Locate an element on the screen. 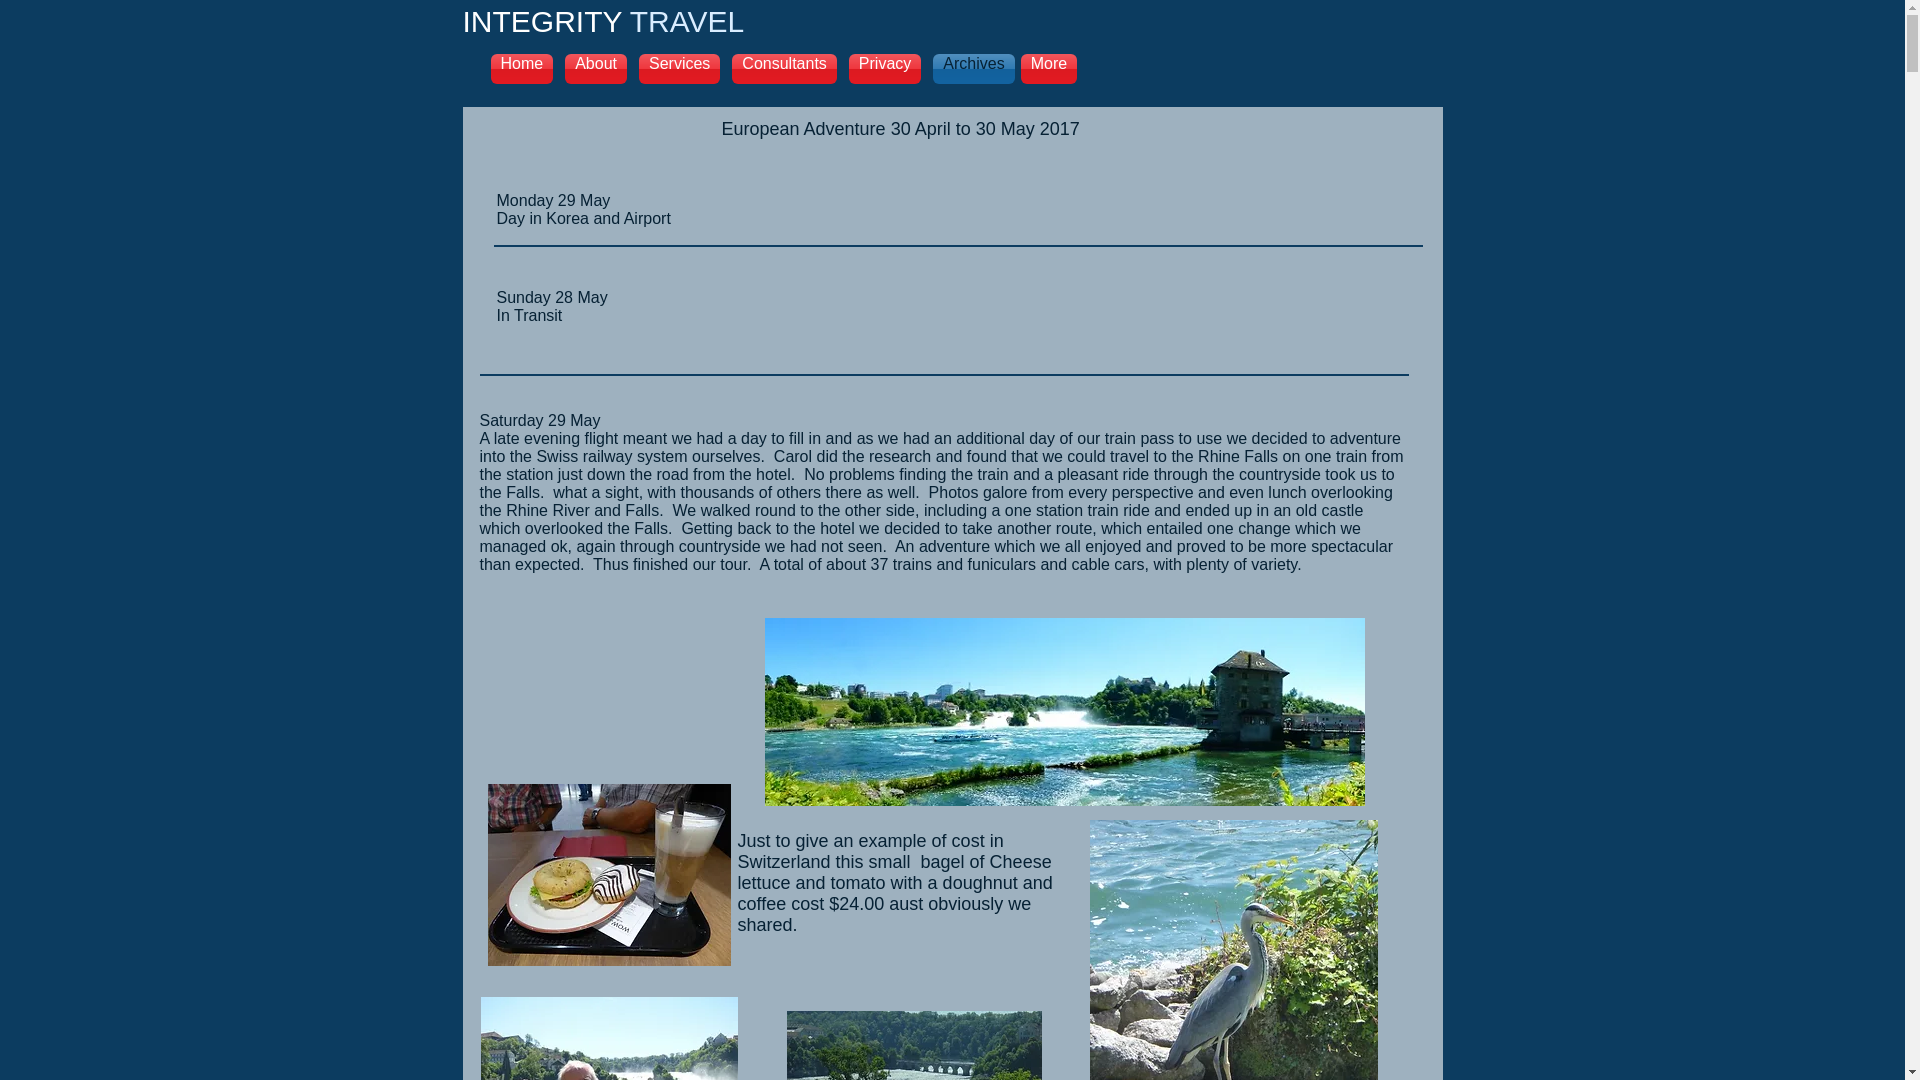 The height and width of the screenshot is (1080, 1920). 'Consultants' is located at coordinates (783, 68).